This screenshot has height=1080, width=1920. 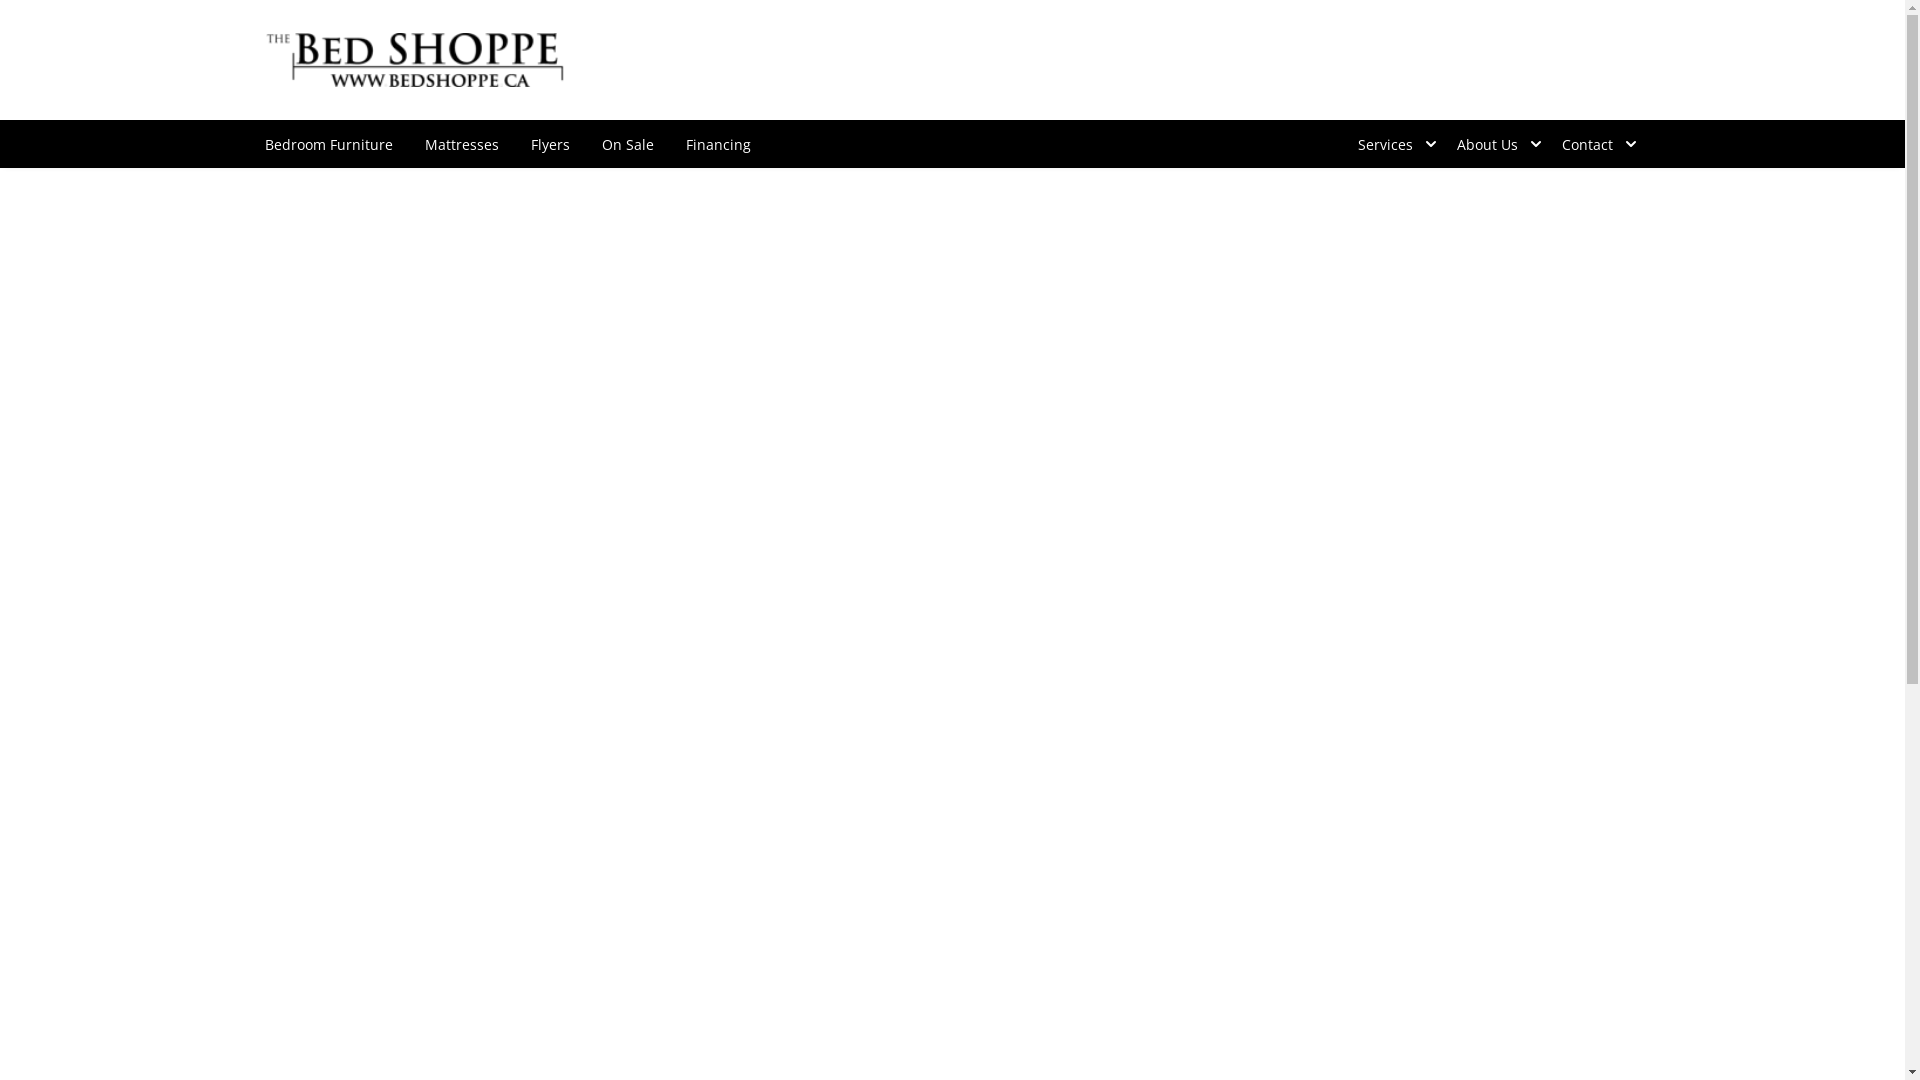 What do you see at coordinates (1440, 142) in the screenshot?
I see `'About Us'` at bounding box center [1440, 142].